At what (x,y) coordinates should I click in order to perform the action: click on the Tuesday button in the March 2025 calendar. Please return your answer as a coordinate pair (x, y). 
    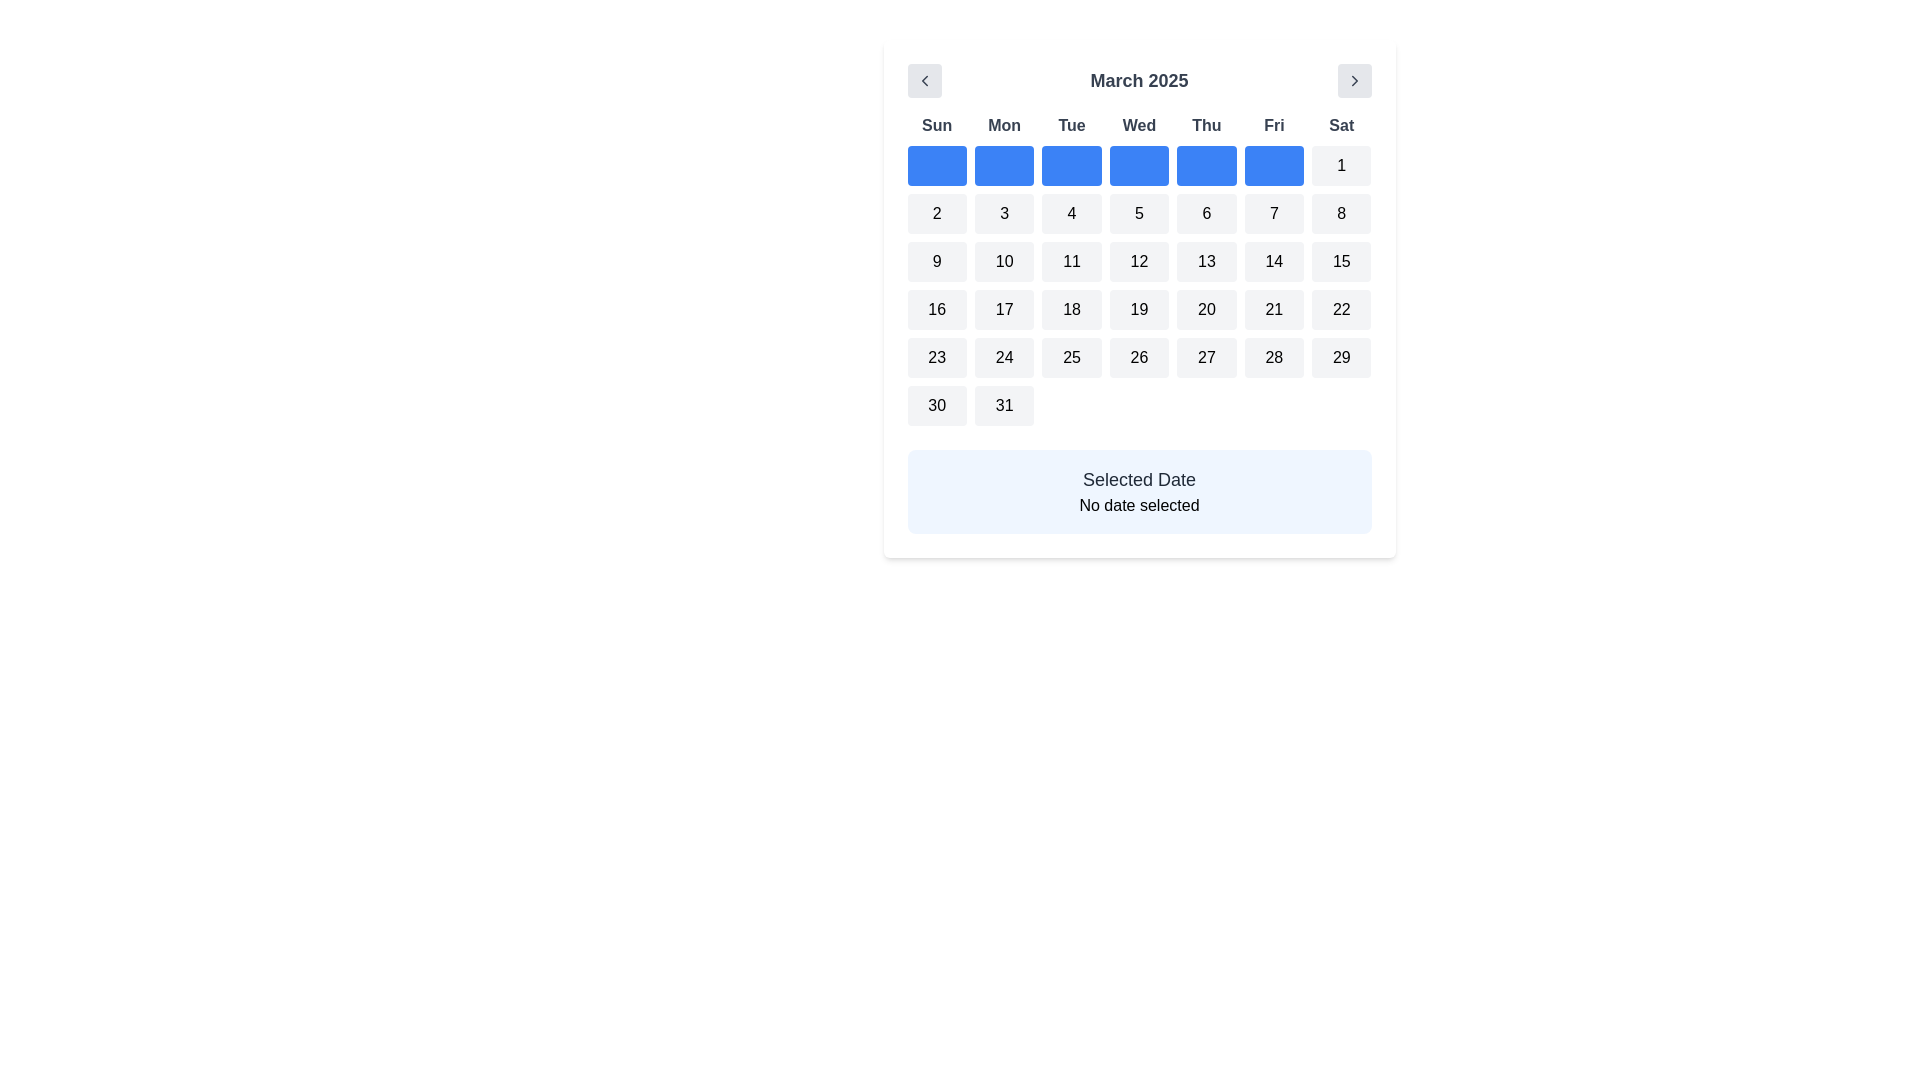
    Looking at the image, I should click on (1071, 164).